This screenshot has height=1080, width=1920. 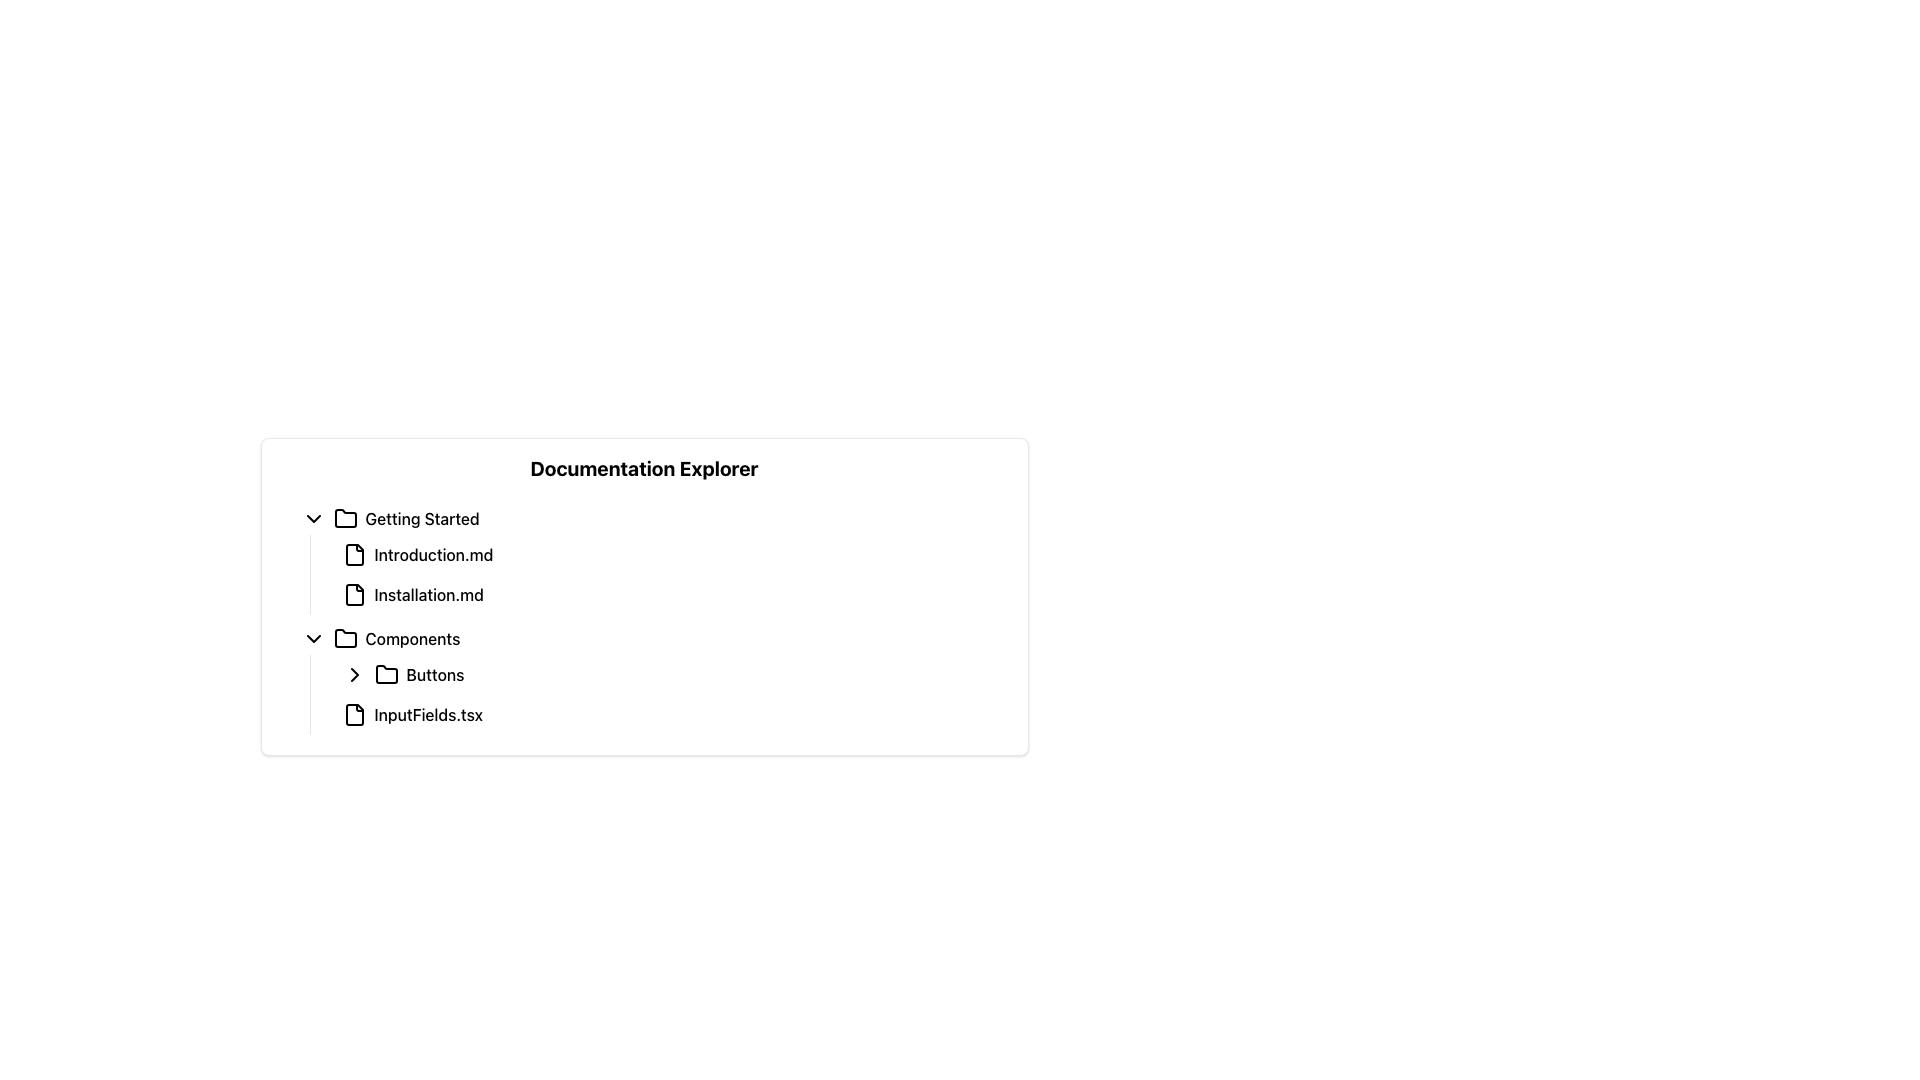 I want to click on the 'Components' folder icon in the Documentation Explorer, so click(x=345, y=638).